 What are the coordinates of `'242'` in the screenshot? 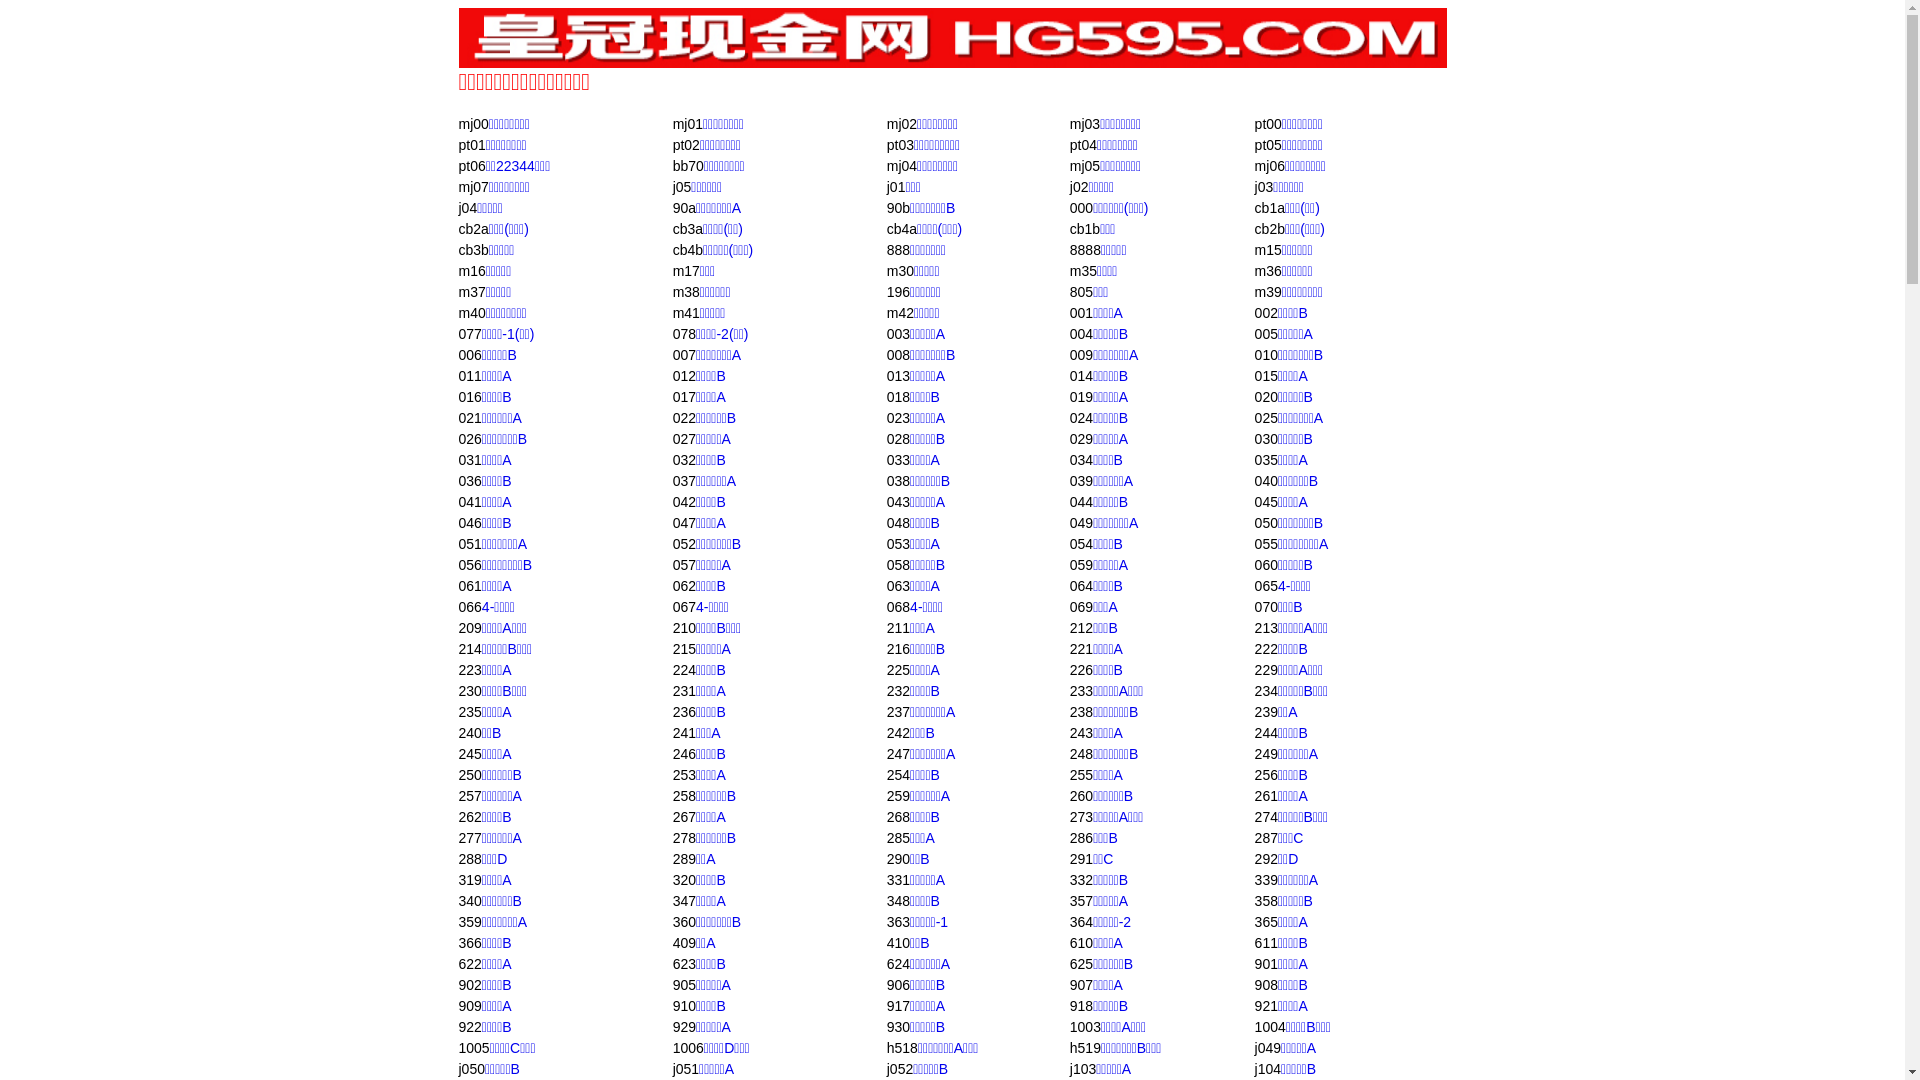 It's located at (897, 732).